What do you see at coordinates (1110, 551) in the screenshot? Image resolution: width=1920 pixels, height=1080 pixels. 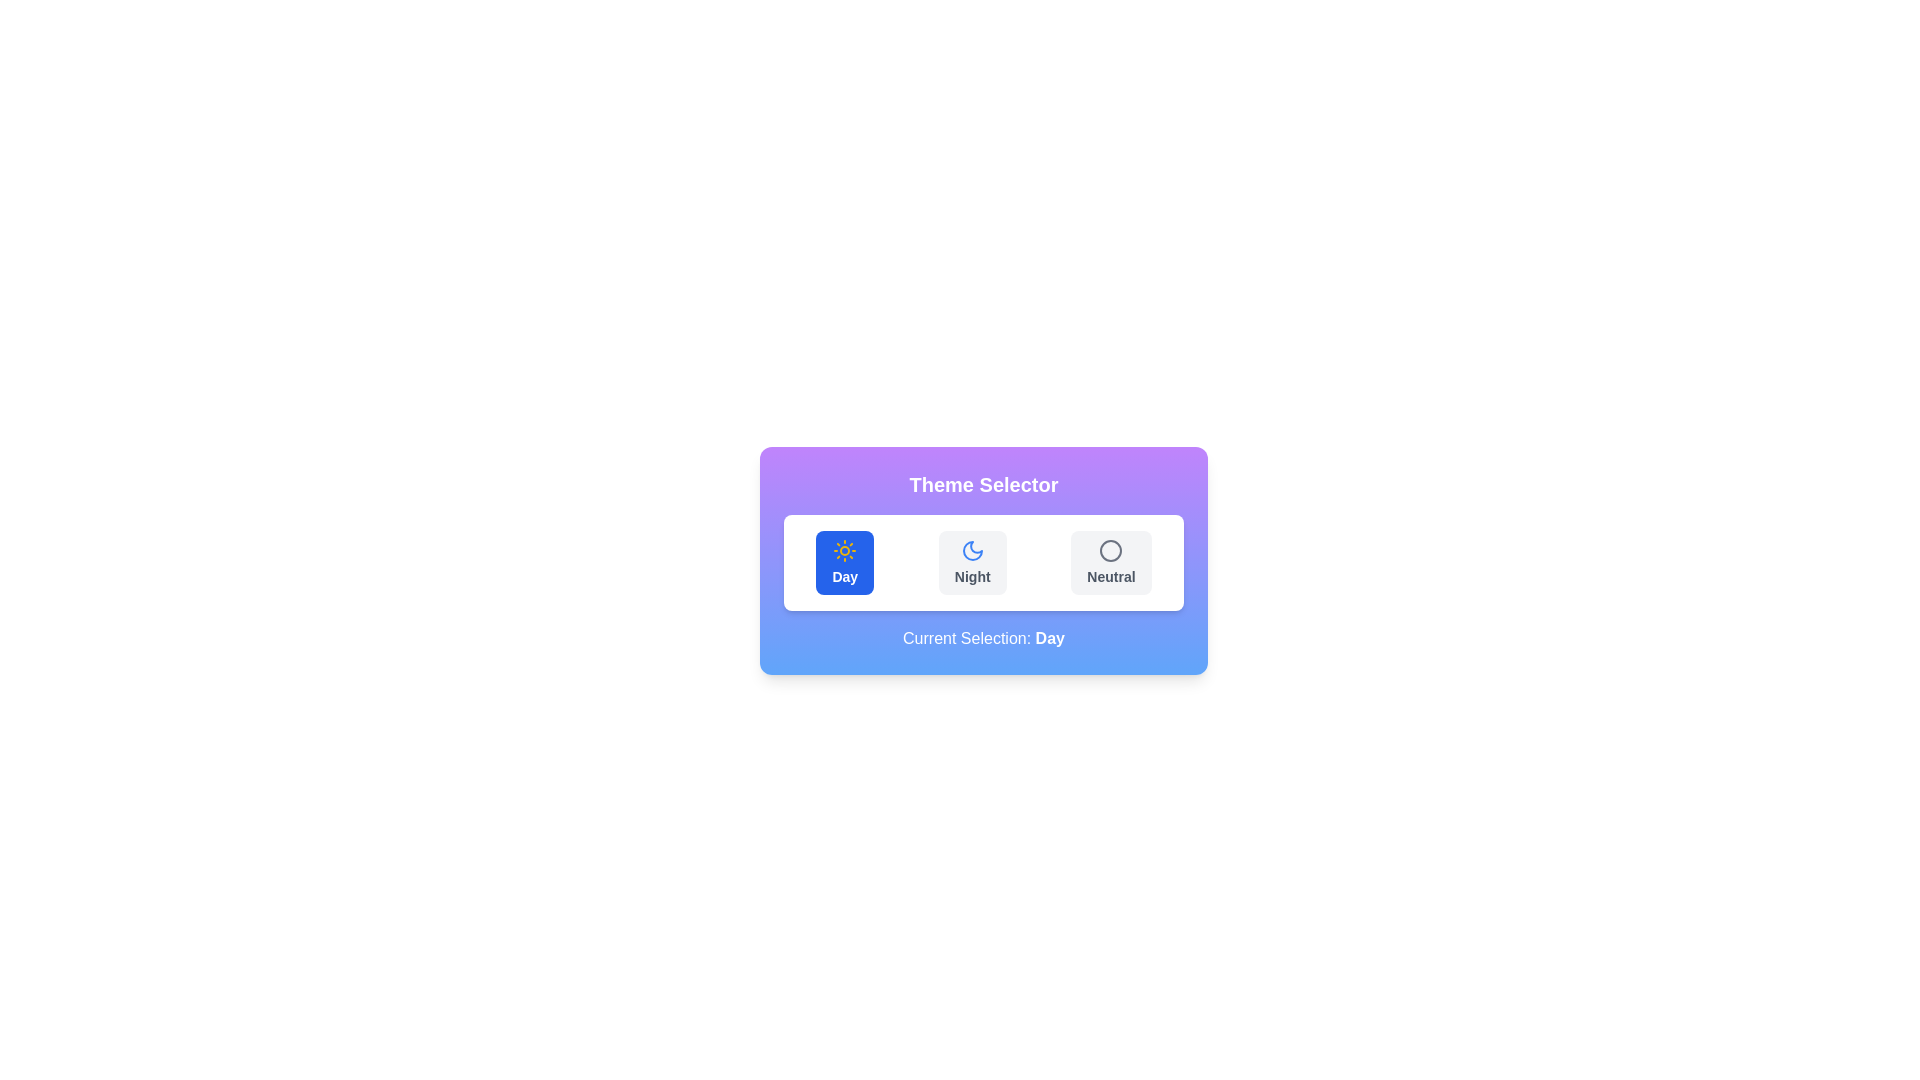 I see `the decorative circular indicator representing the 'Neutral' theme option within the theme switcher component located at the bottom center of the interface` at bounding box center [1110, 551].